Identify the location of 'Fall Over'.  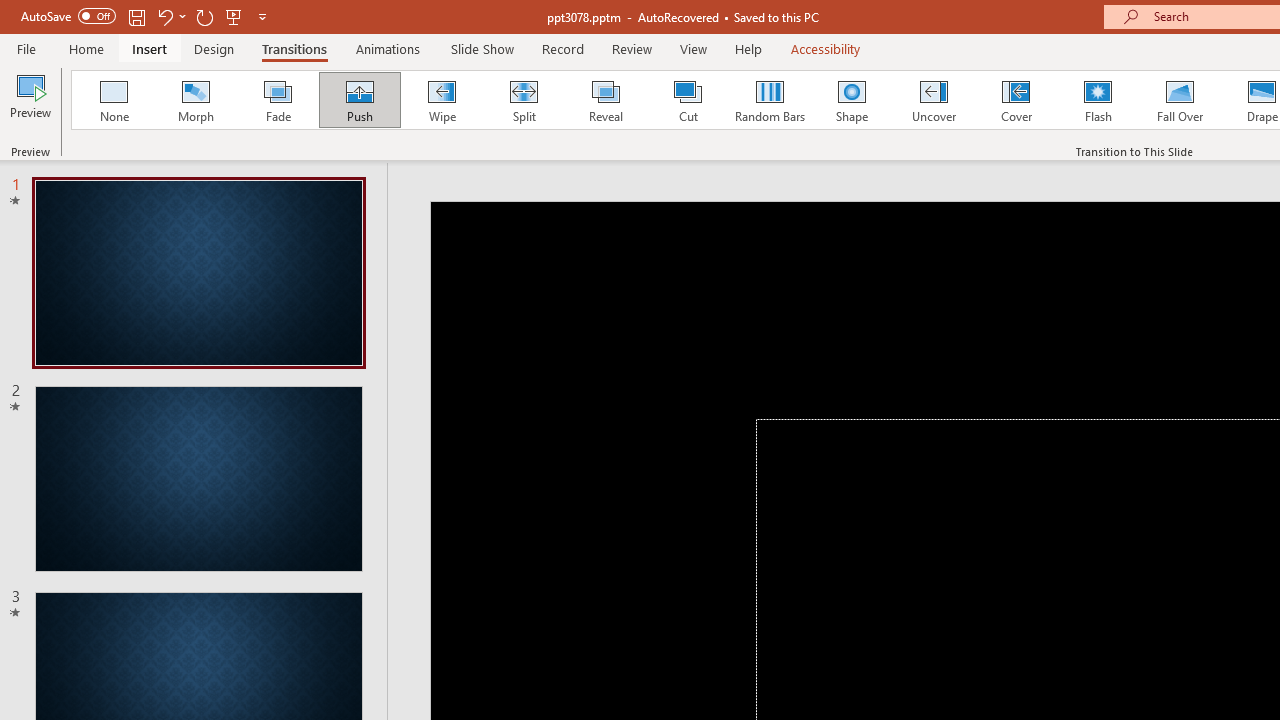
(1180, 100).